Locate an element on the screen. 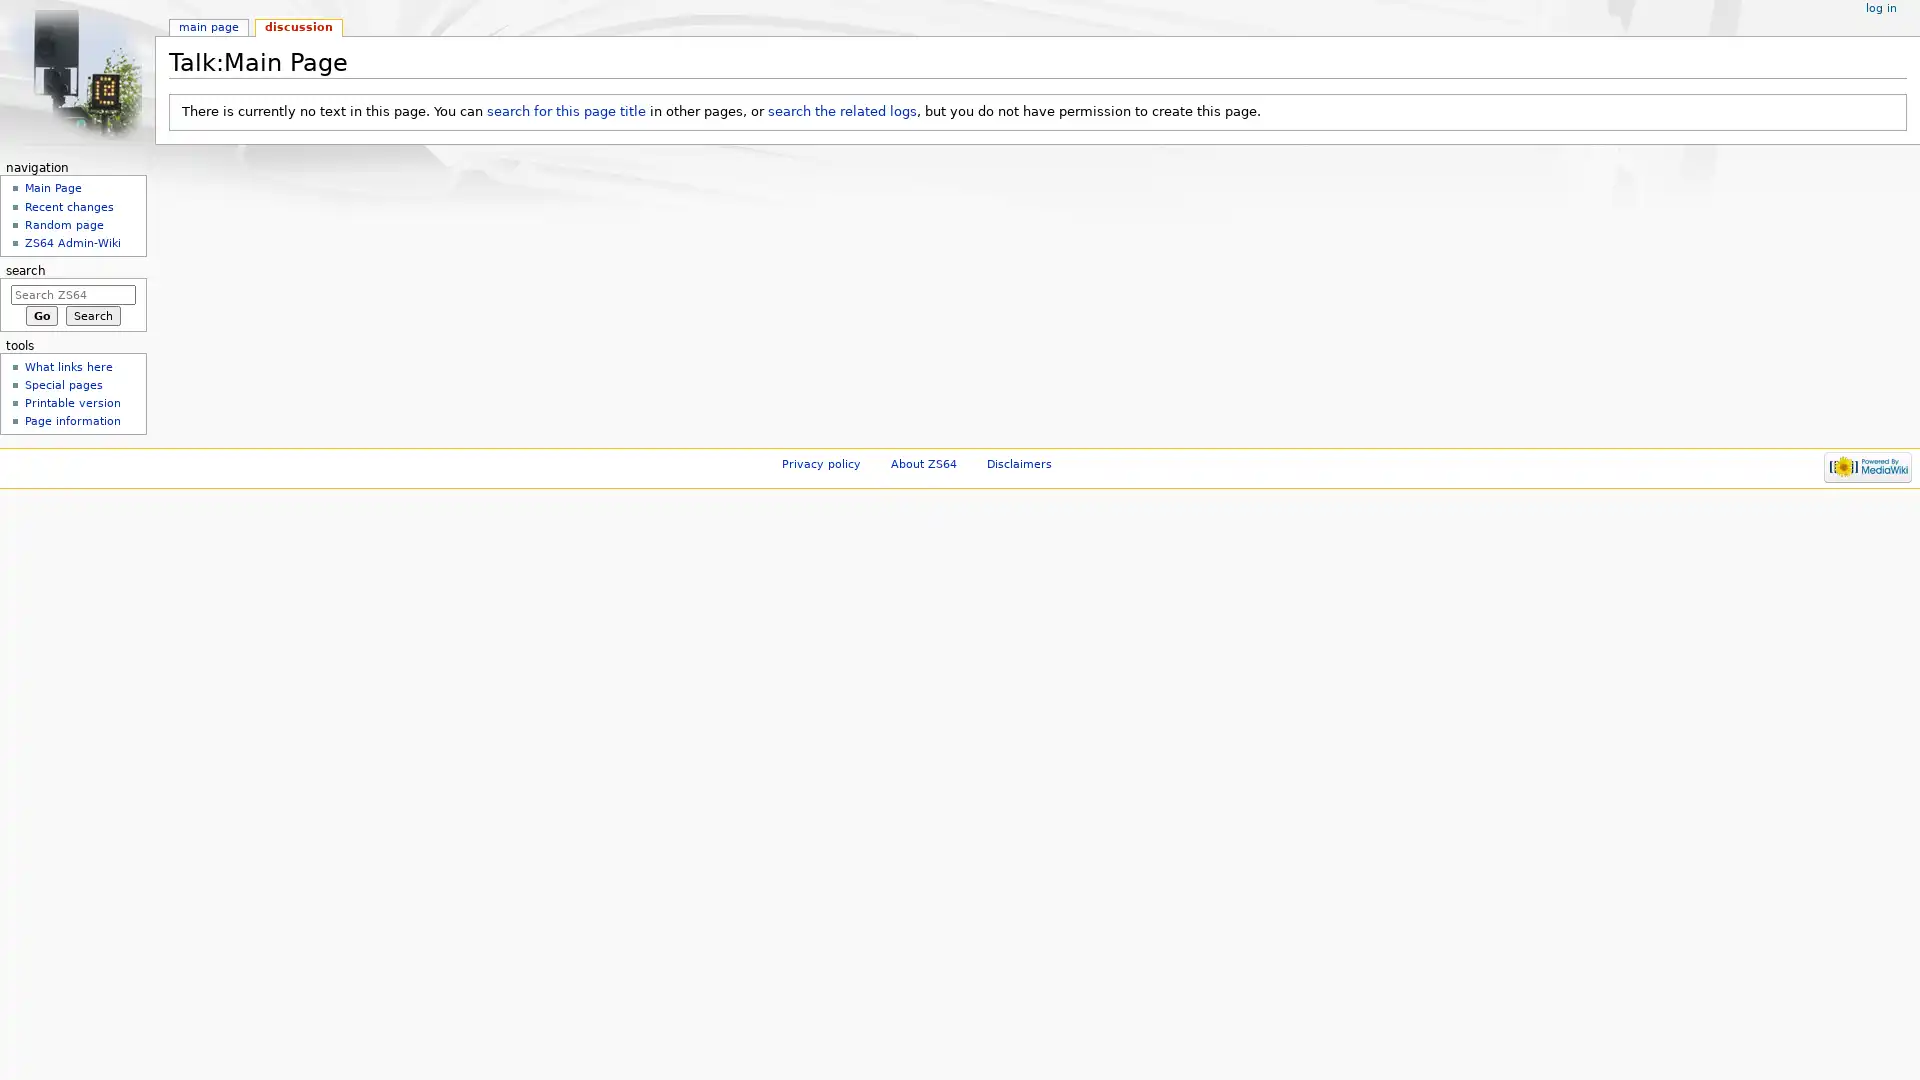  Go is located at coordinates (41, 315).